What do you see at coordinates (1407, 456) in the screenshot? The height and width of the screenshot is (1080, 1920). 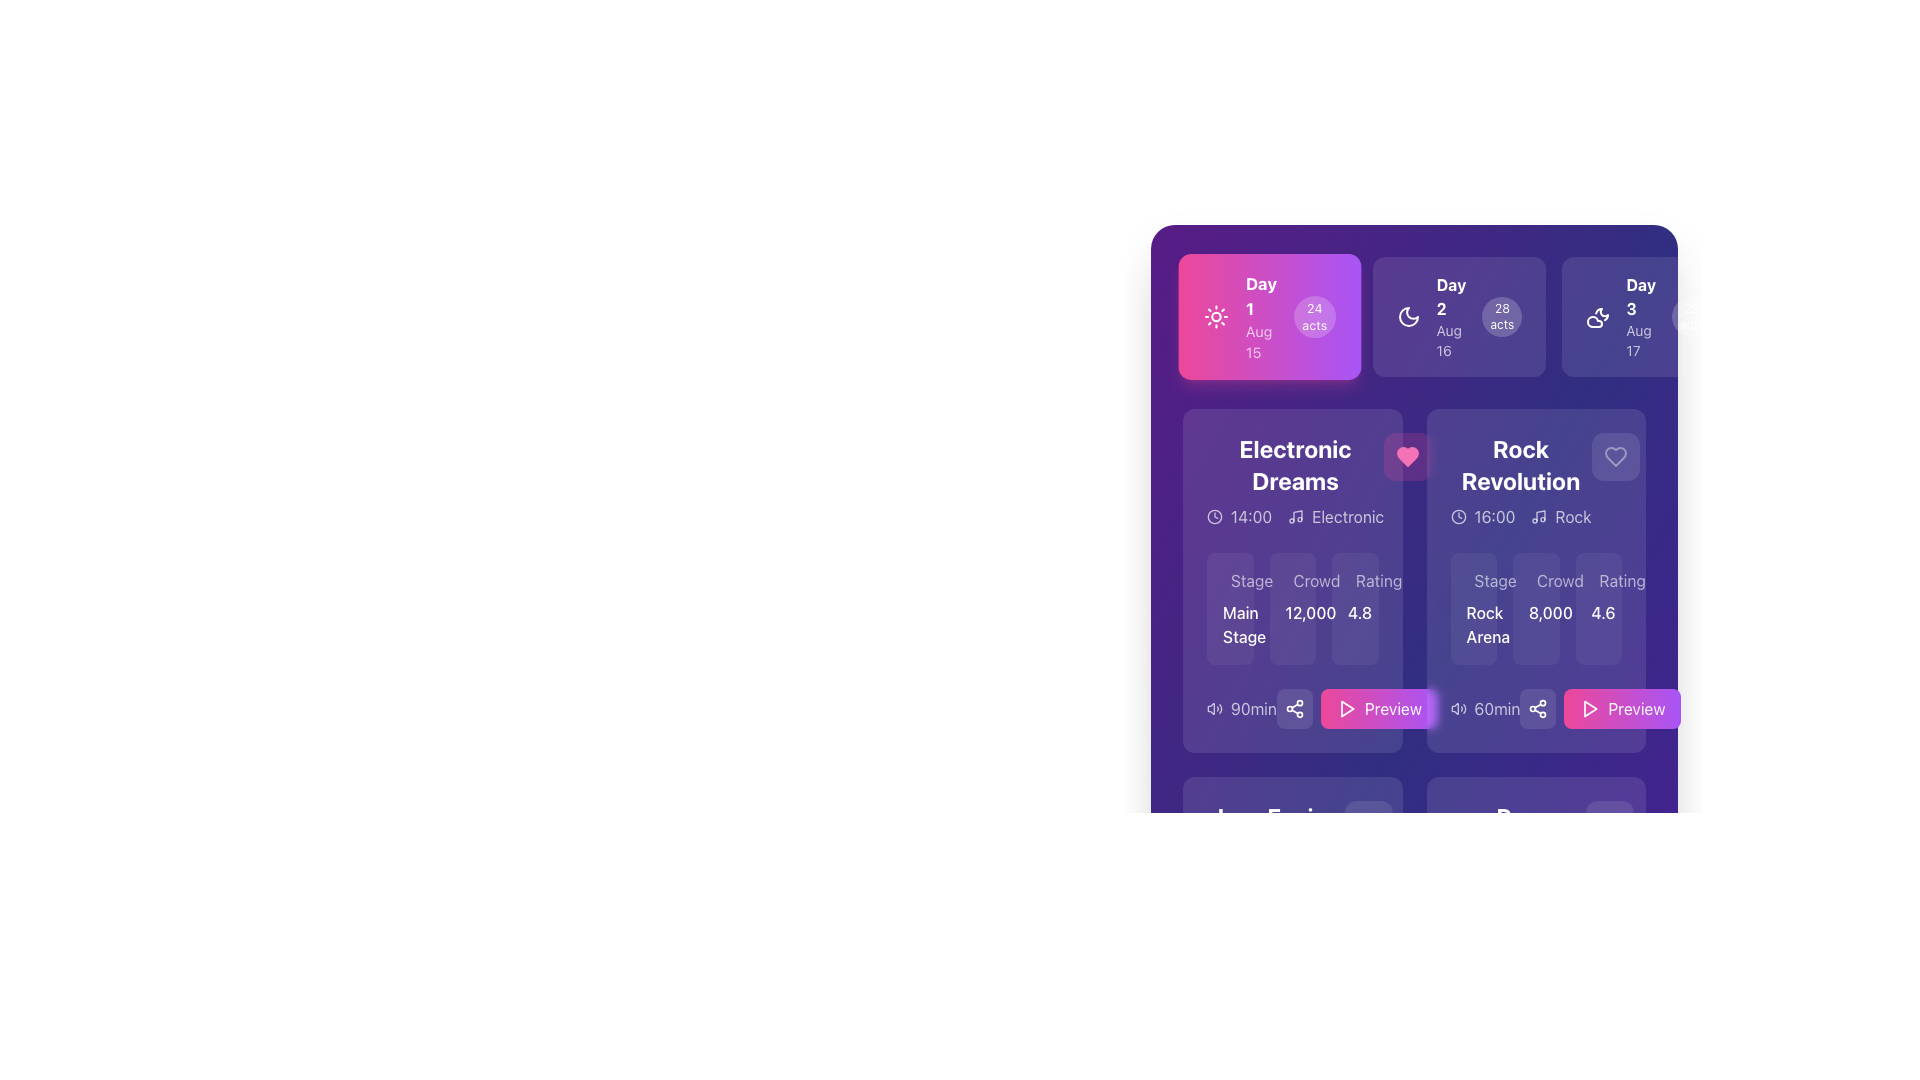 I see `the favorite button located to the right of the 'Electronic Dreams' title to mark the event as liked` at bounding box center [1407, 456].